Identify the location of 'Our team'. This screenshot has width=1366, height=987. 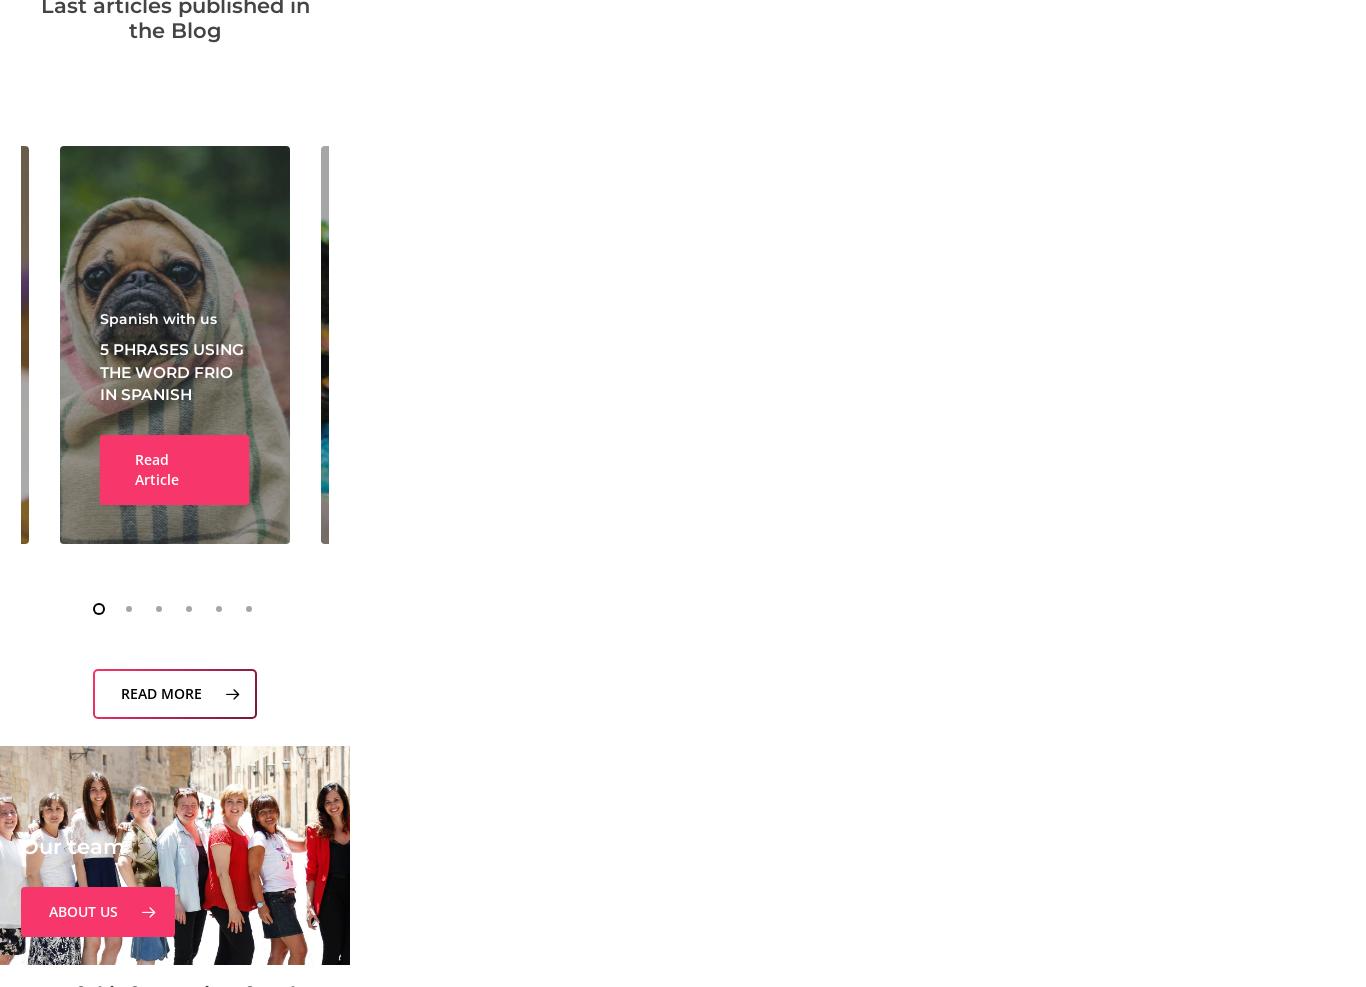
(72, 845).